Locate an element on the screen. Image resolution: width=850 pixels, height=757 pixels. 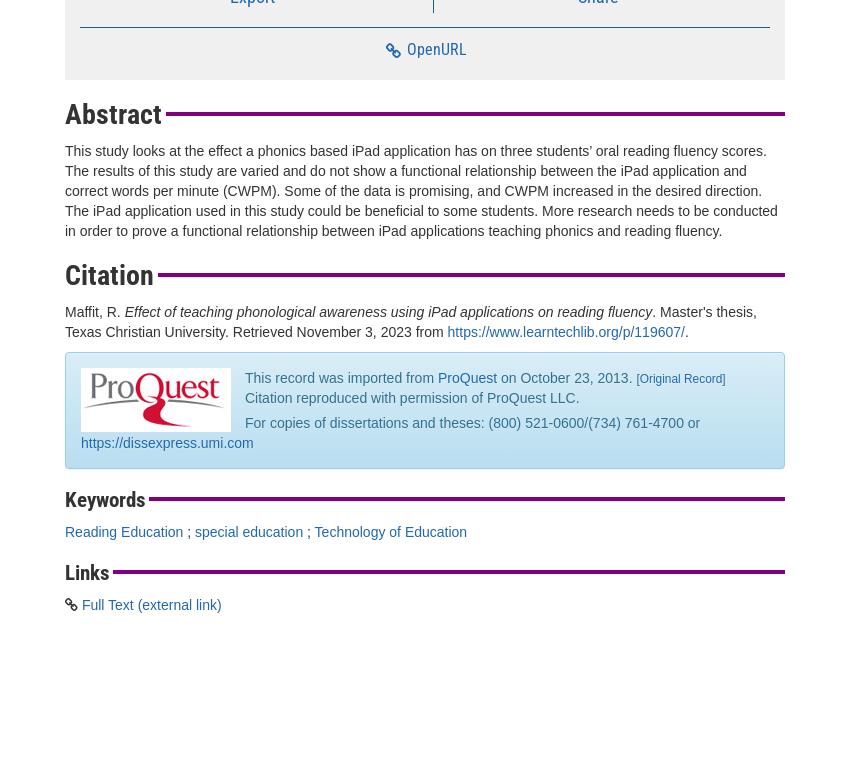
'For copies of dissertations and theses: (800) 521-0600/(734) 761-4700 or' is located at coordinates (472, 422).